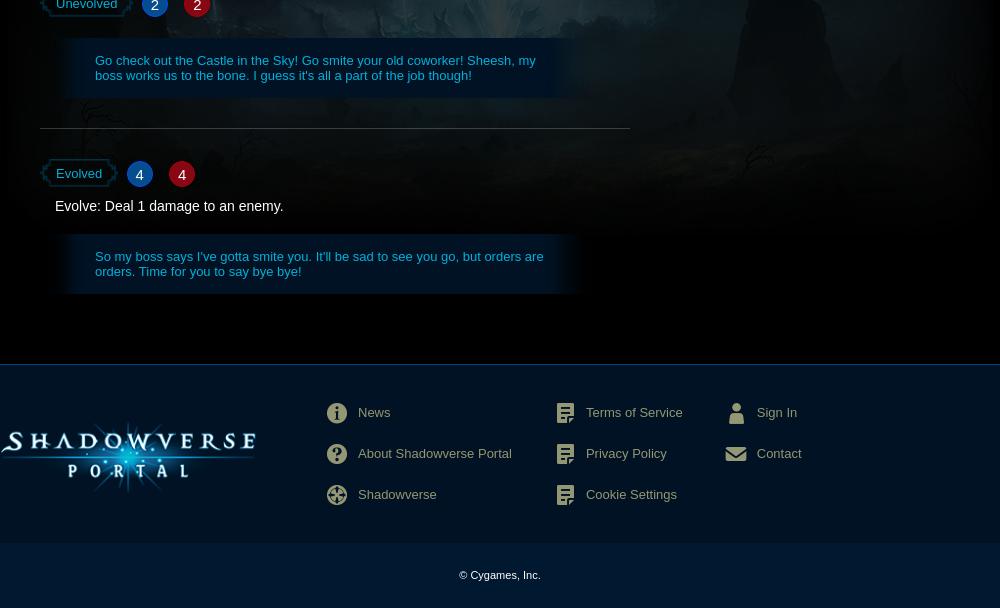  What do you see at coordinates (778, 452) in the screenshot?
I see `'Contact'` at bounding box center [778, 452].